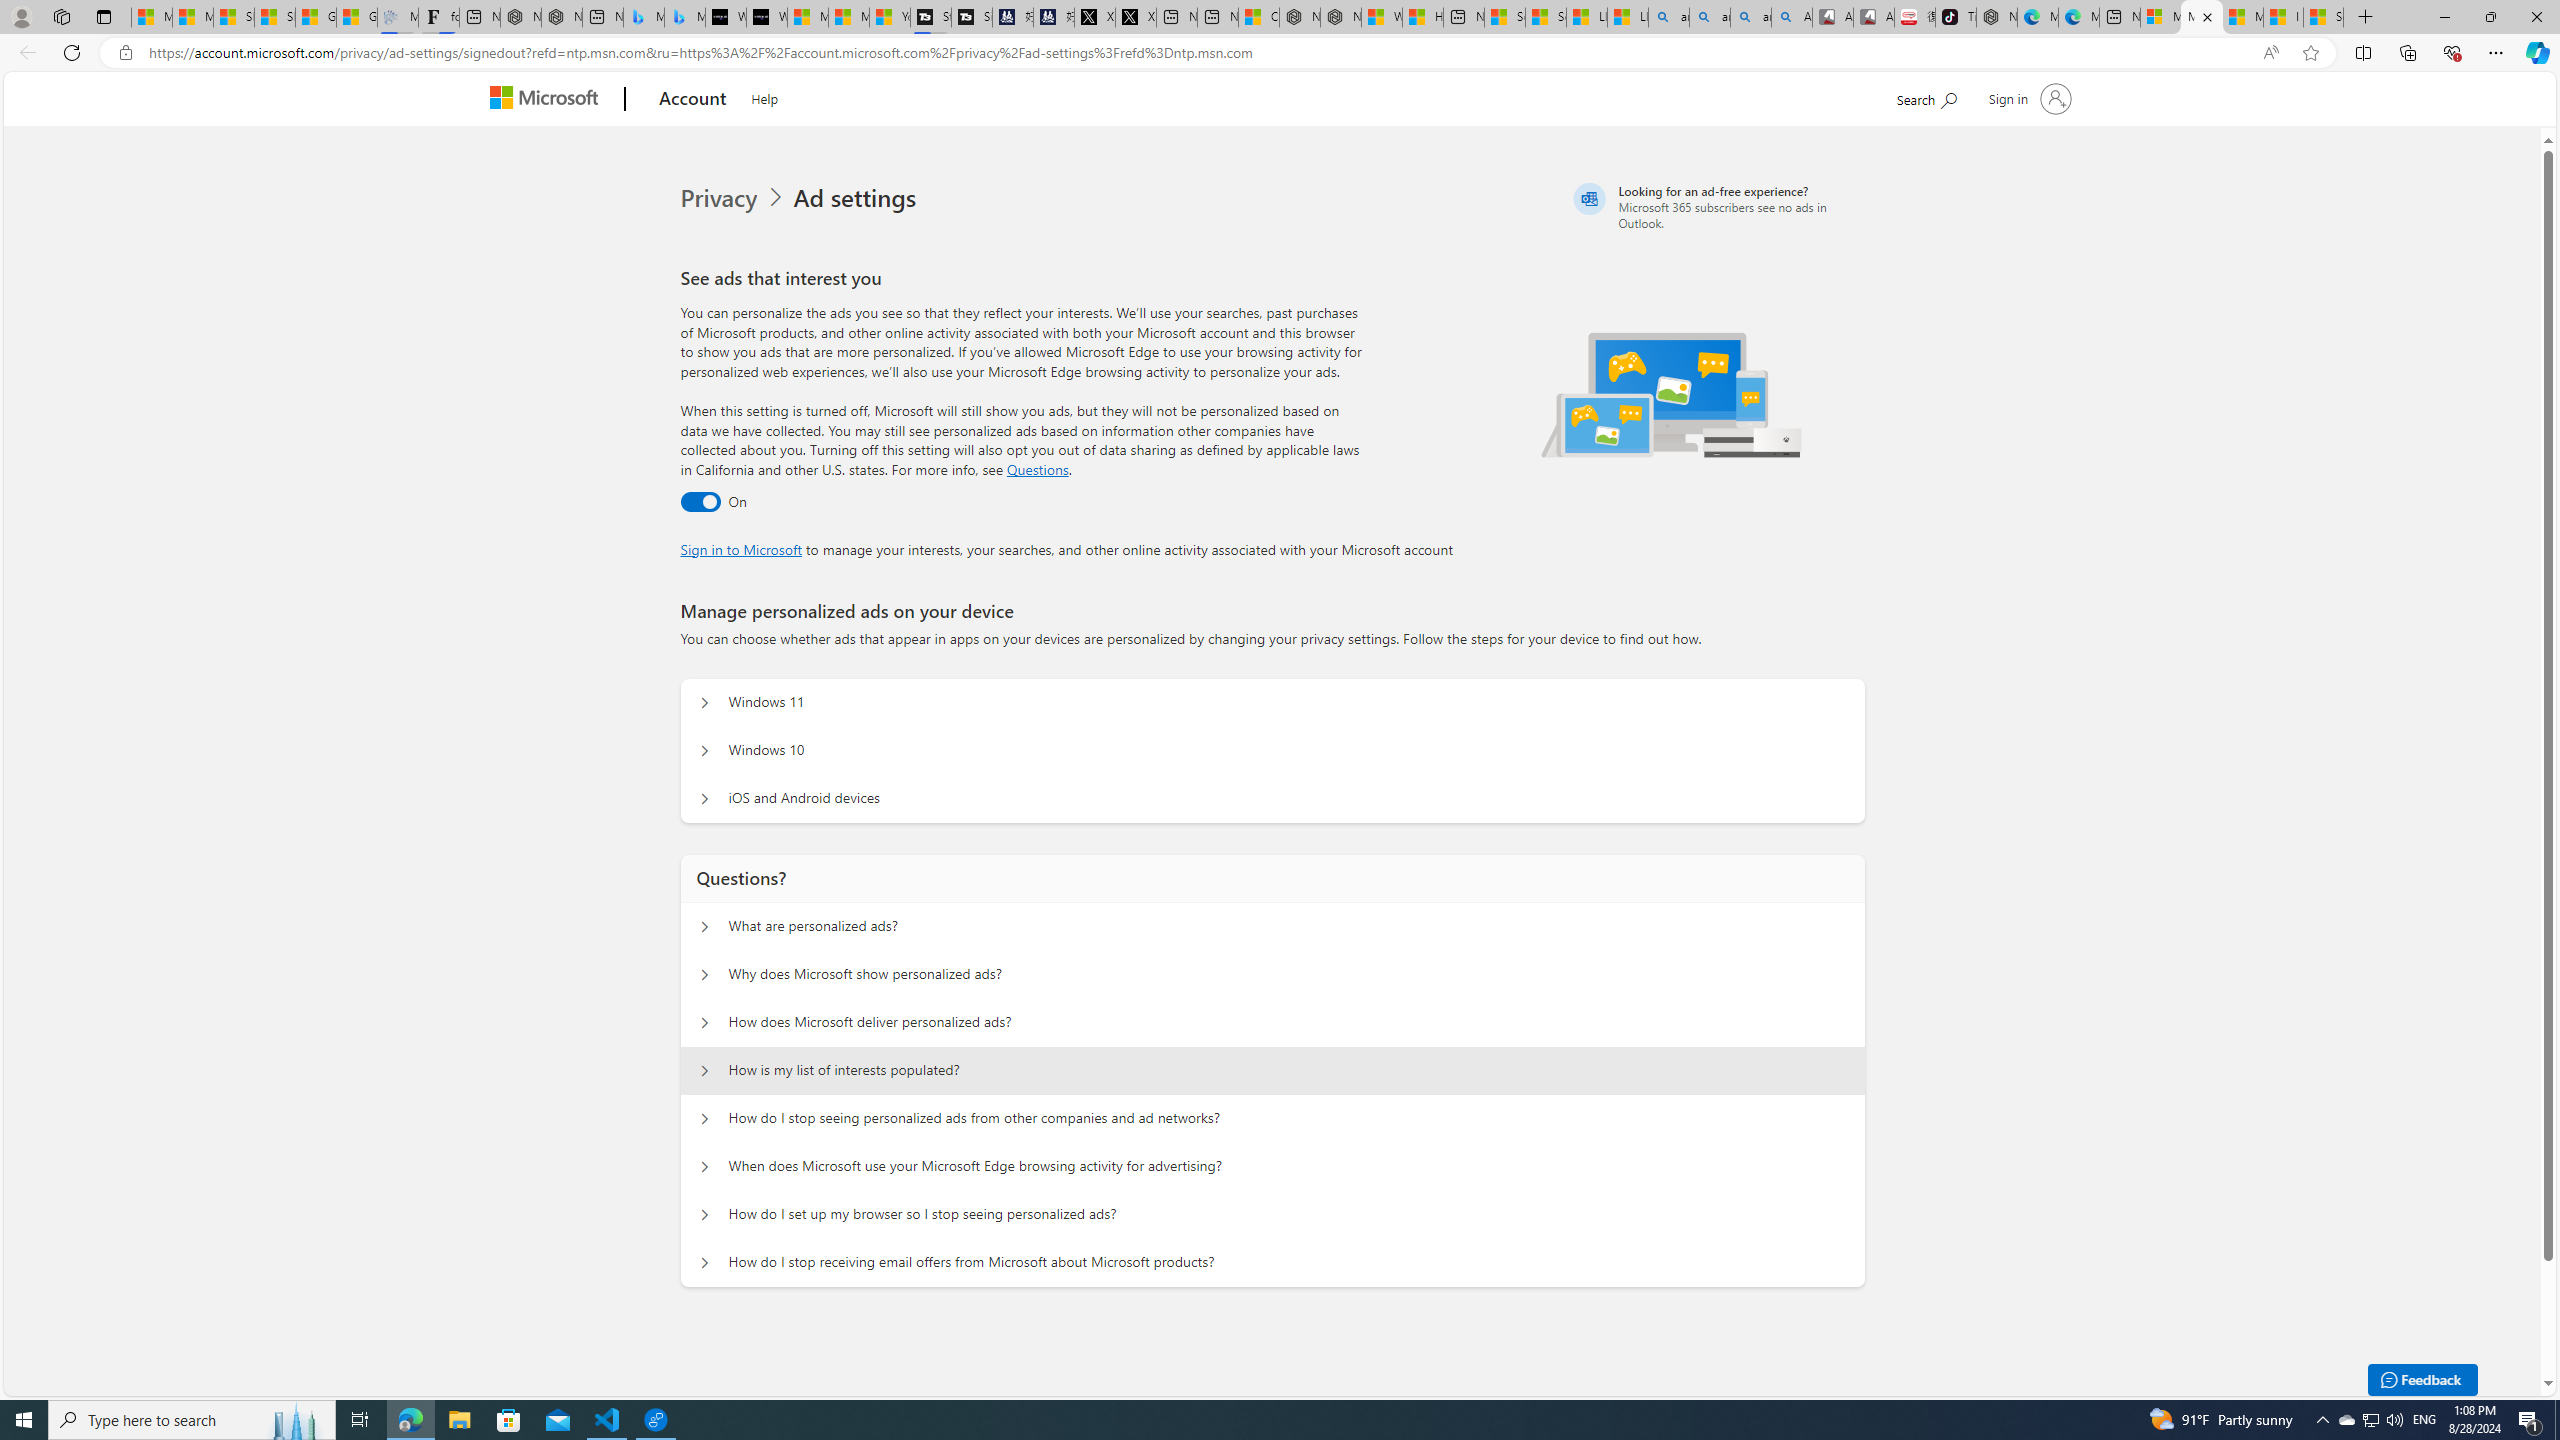 The image size is (2560, 1440). What do you see at coordinates (1954, 16) in the screenshot?
I see `'TikTok'` at bounding box center [1954, 16].